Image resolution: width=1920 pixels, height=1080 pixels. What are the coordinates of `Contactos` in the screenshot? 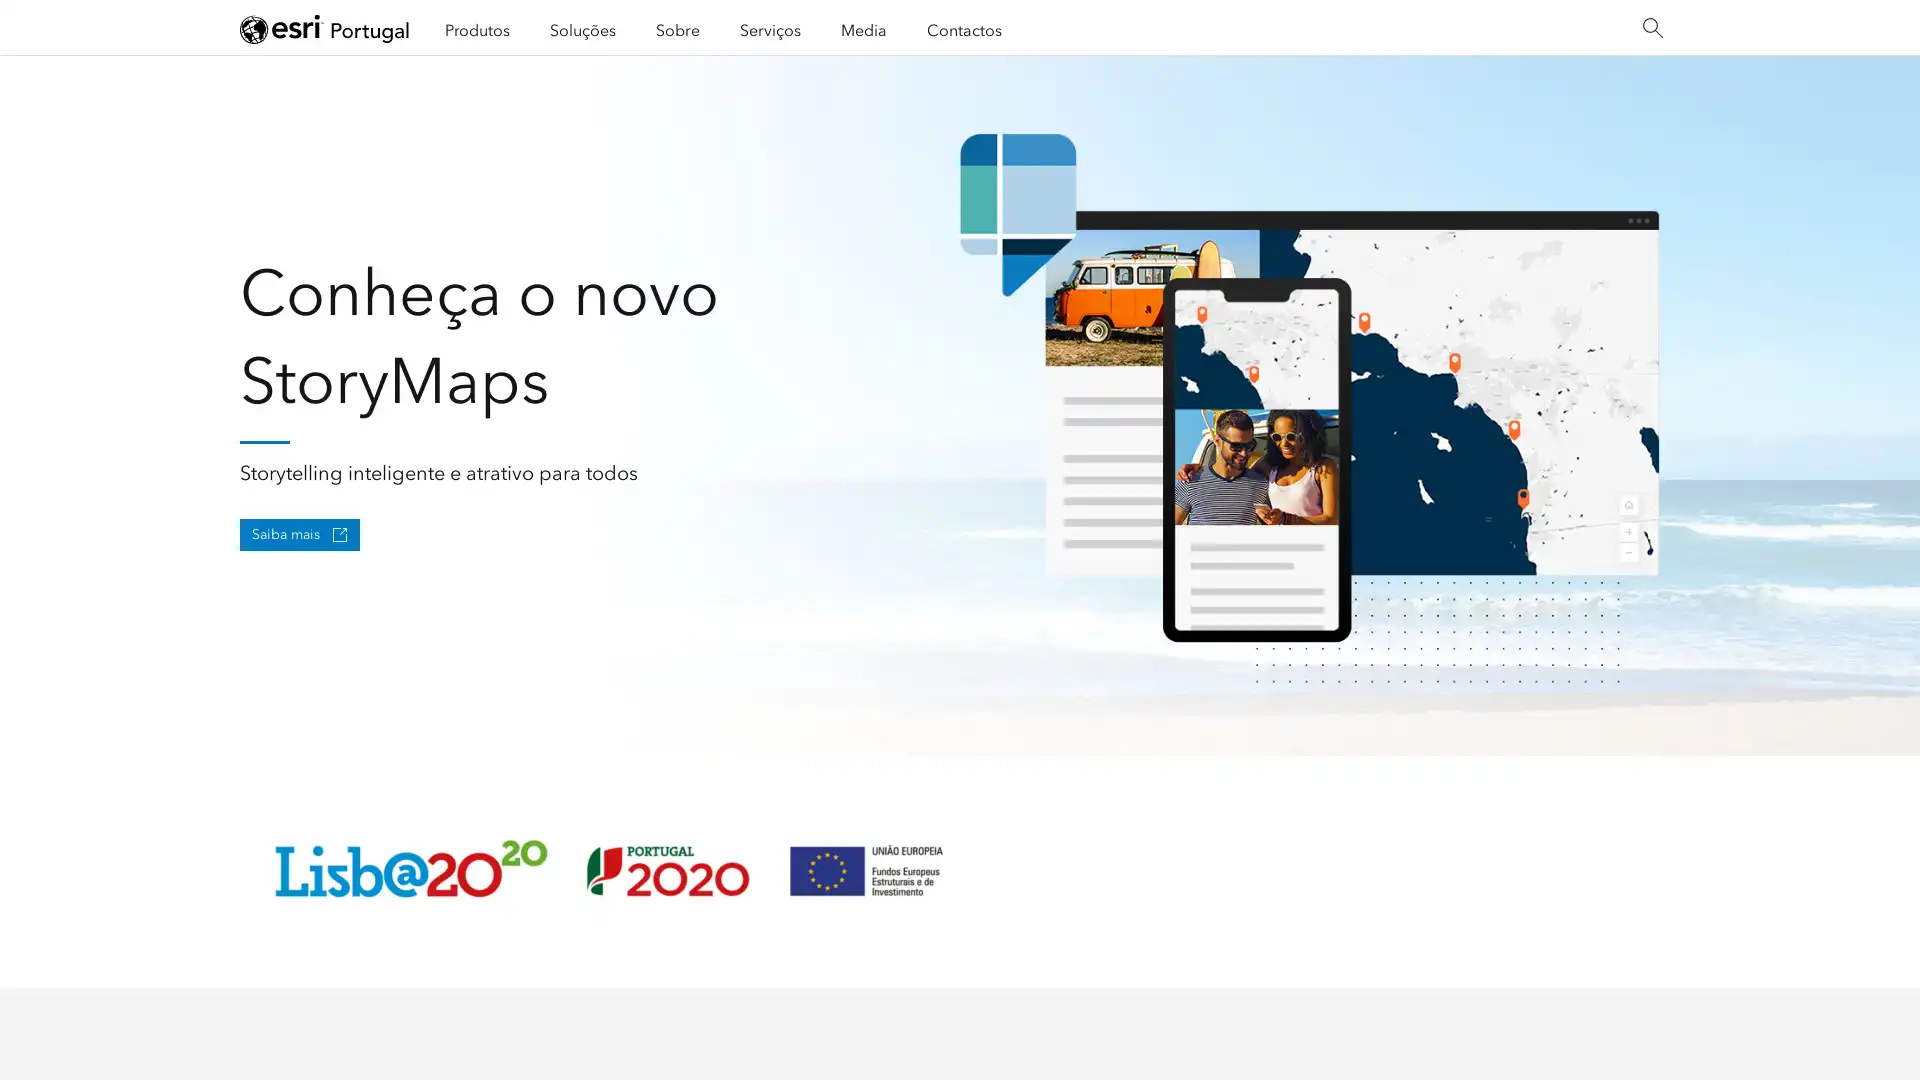 It's located at (964, 27).